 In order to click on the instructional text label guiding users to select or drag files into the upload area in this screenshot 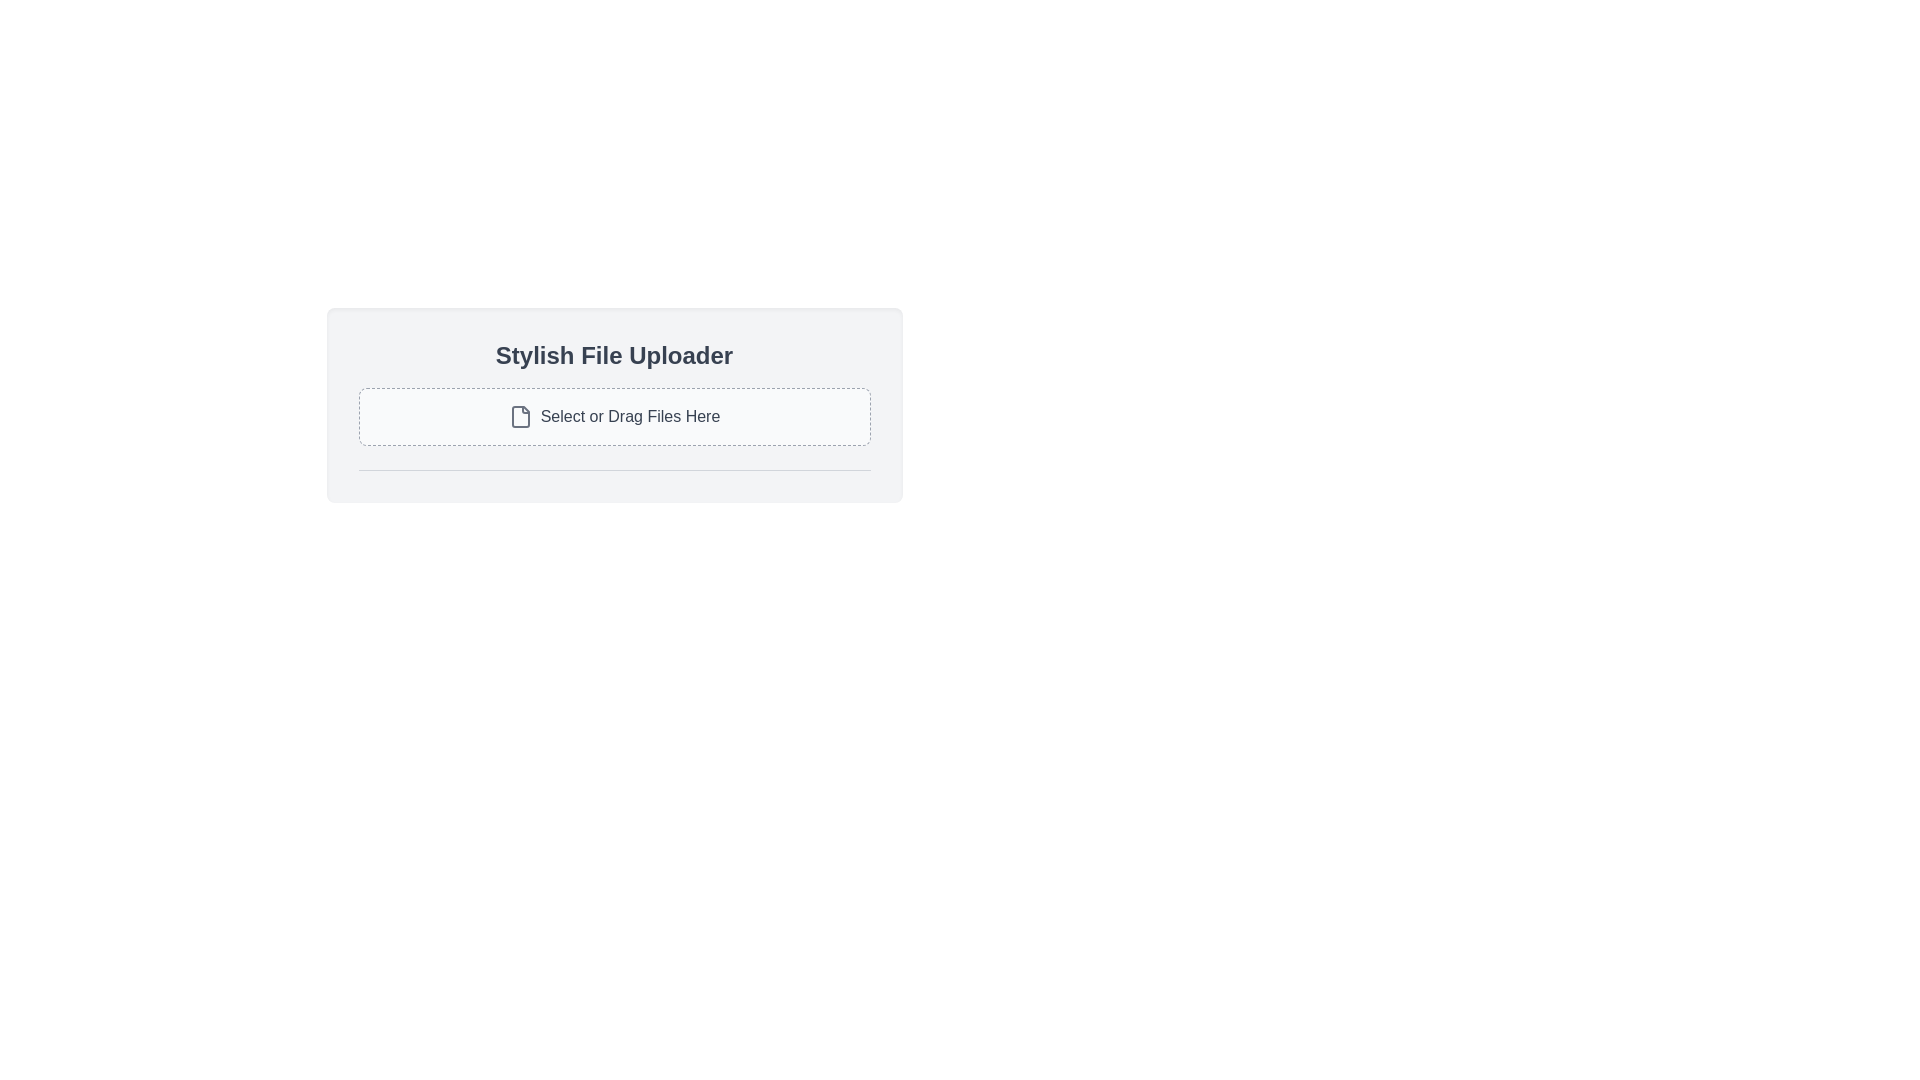, I will do `click(629, 415)`.